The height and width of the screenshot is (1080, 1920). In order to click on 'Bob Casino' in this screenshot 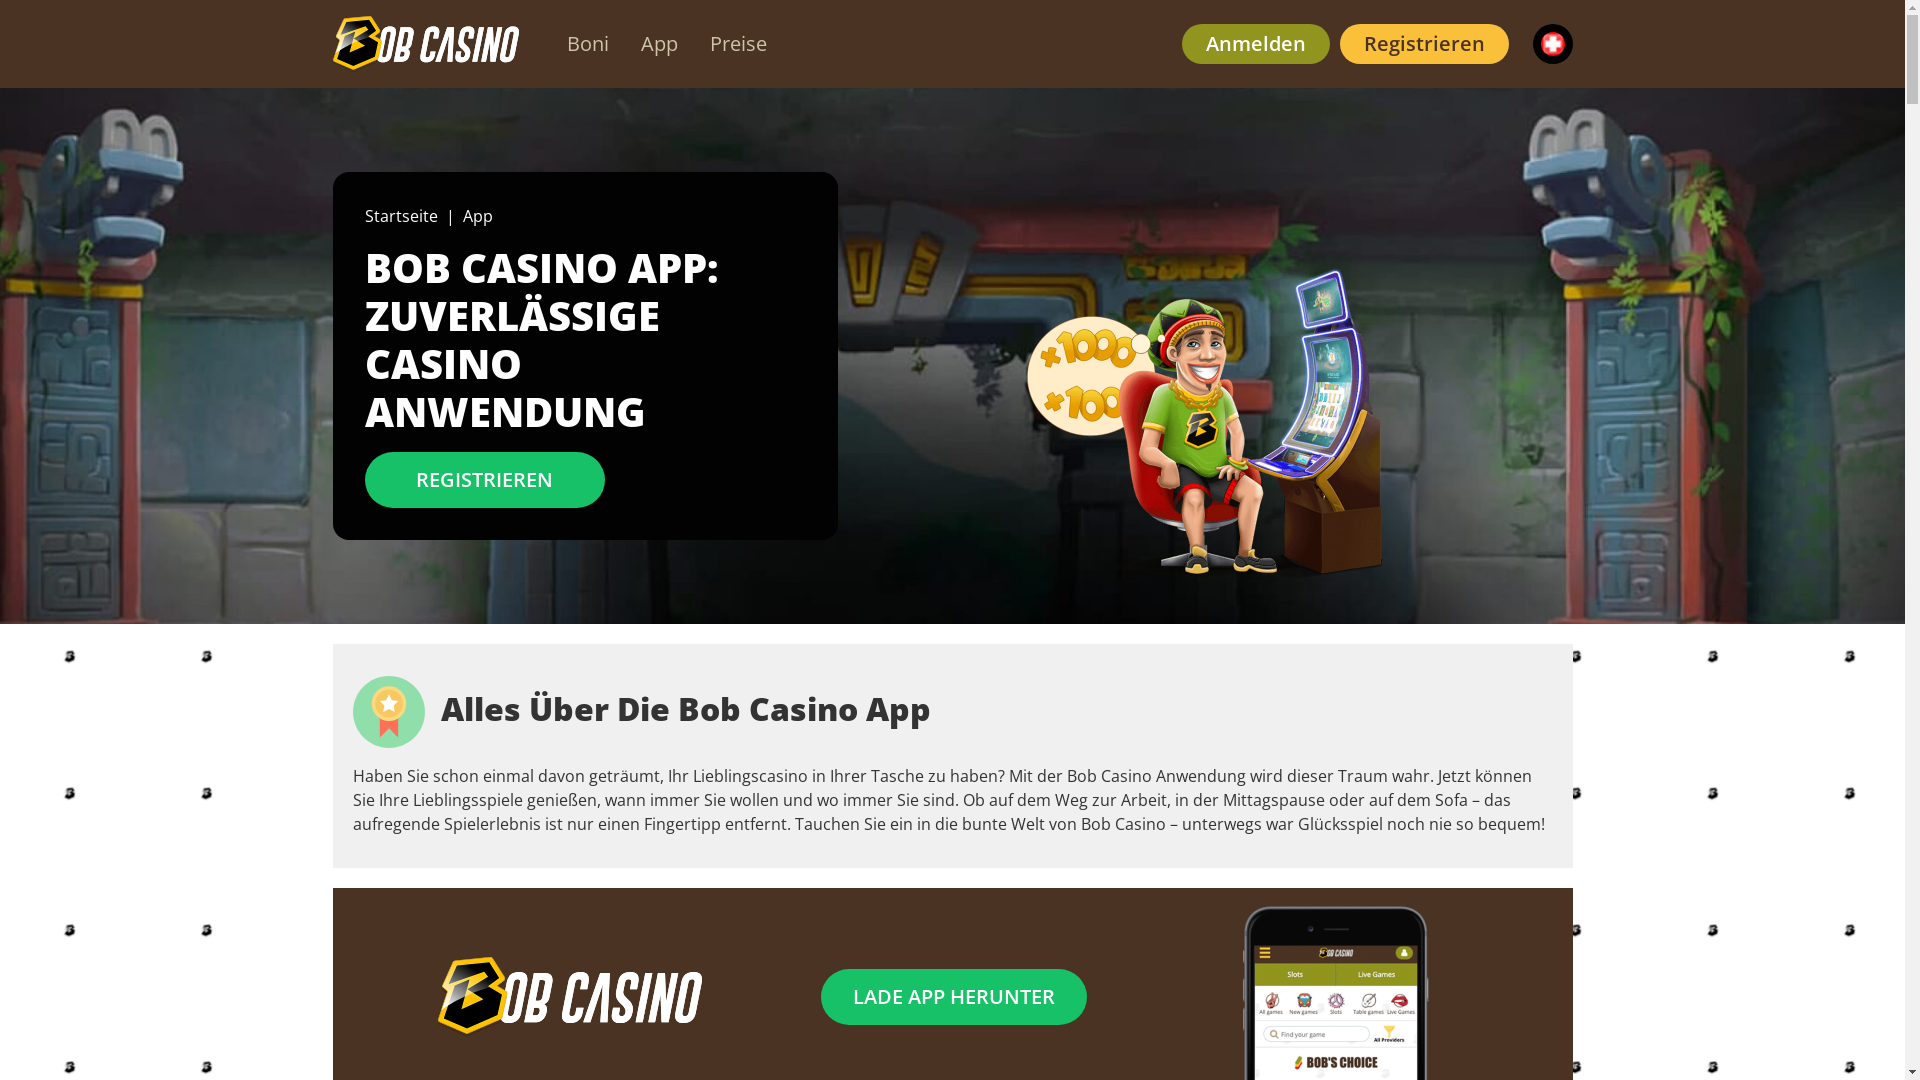, I will do `click(424, 43)`.